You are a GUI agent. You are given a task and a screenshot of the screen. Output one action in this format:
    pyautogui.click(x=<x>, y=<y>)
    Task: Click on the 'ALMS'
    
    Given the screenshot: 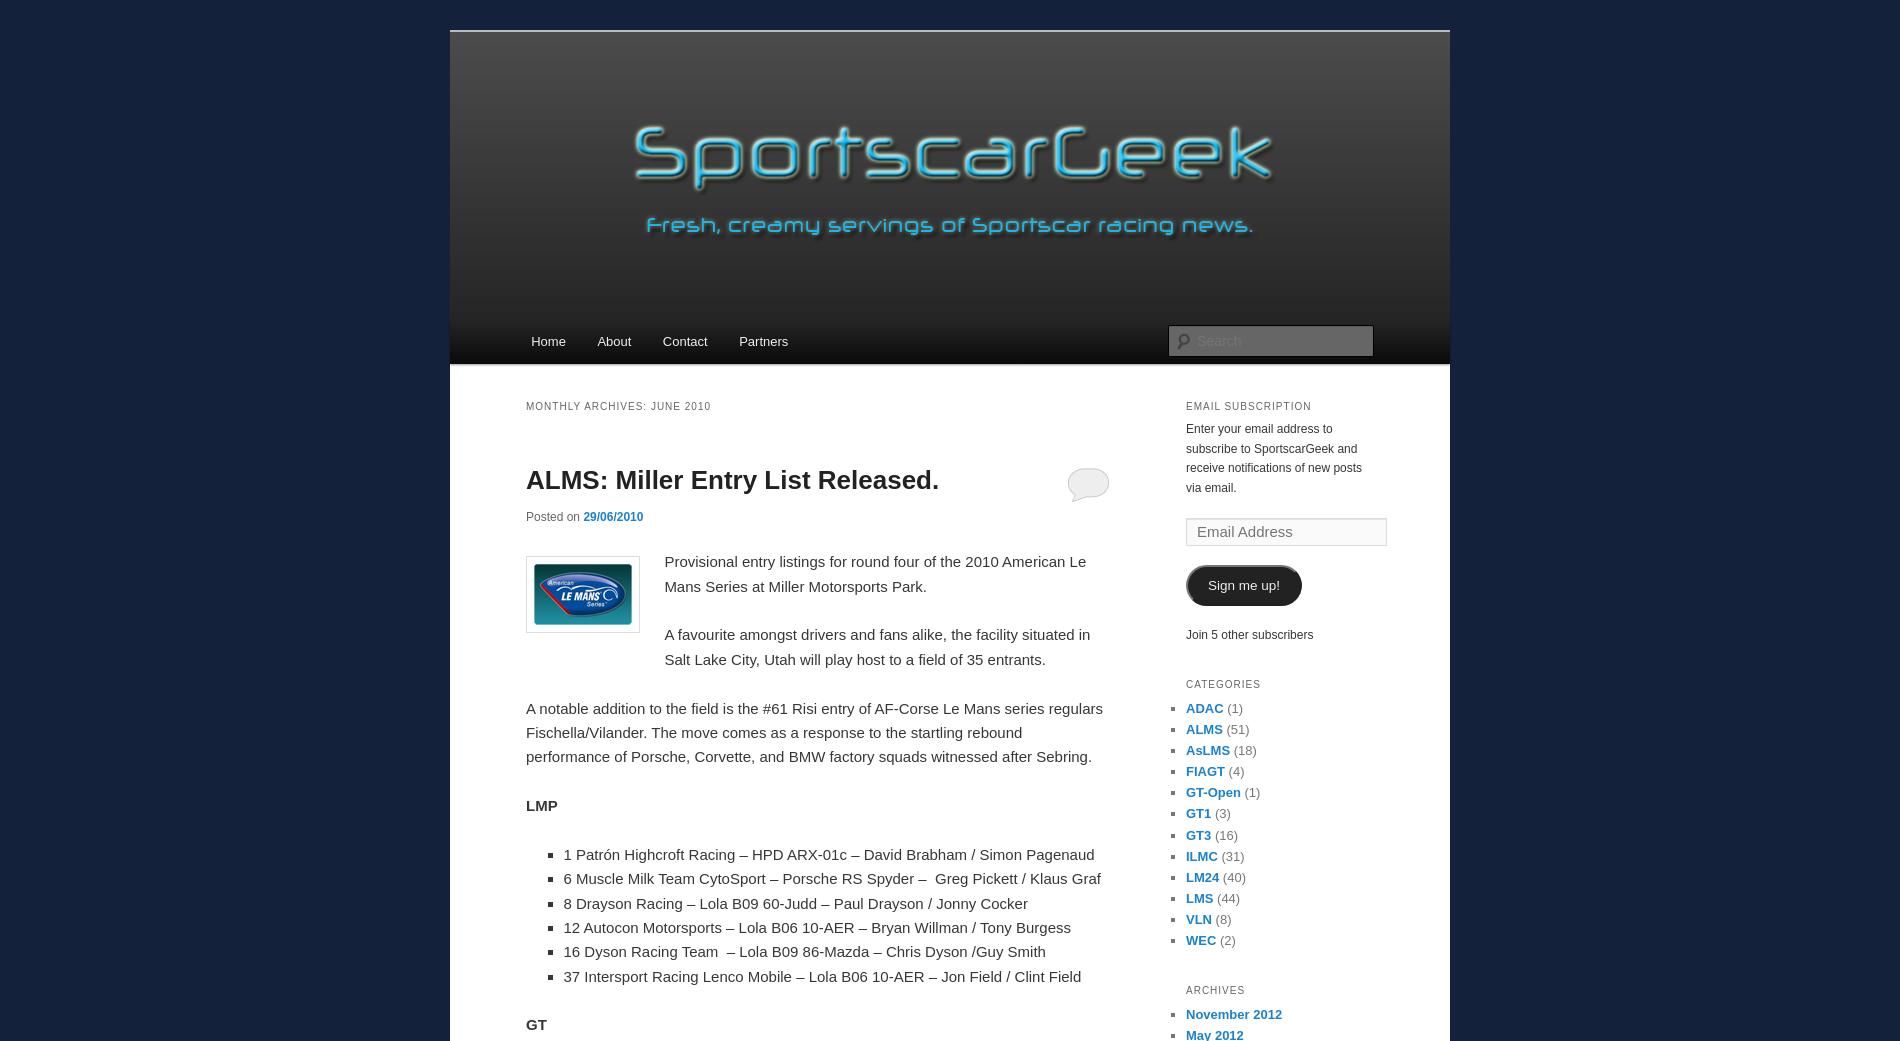 What is the action you would take?
    pyautogui.click(x=1203, y=727)
    